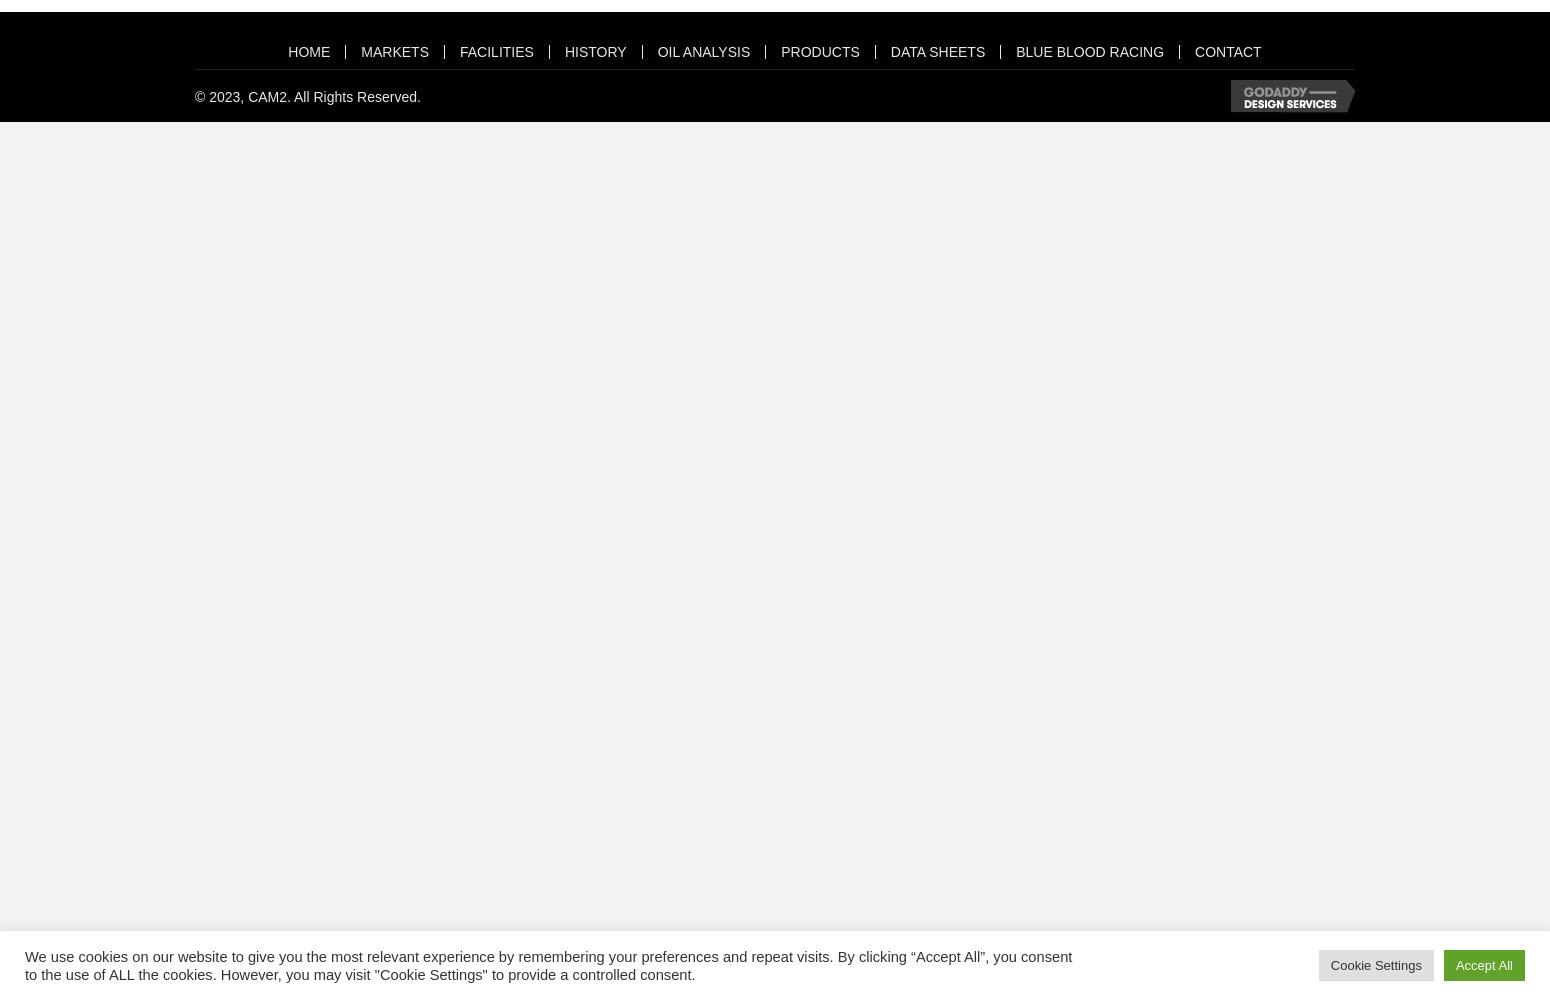 The image size is (1550, 1000). Describe the element at coordinates (309, 51) in the screenshot. I see `'HOME'` at that location.